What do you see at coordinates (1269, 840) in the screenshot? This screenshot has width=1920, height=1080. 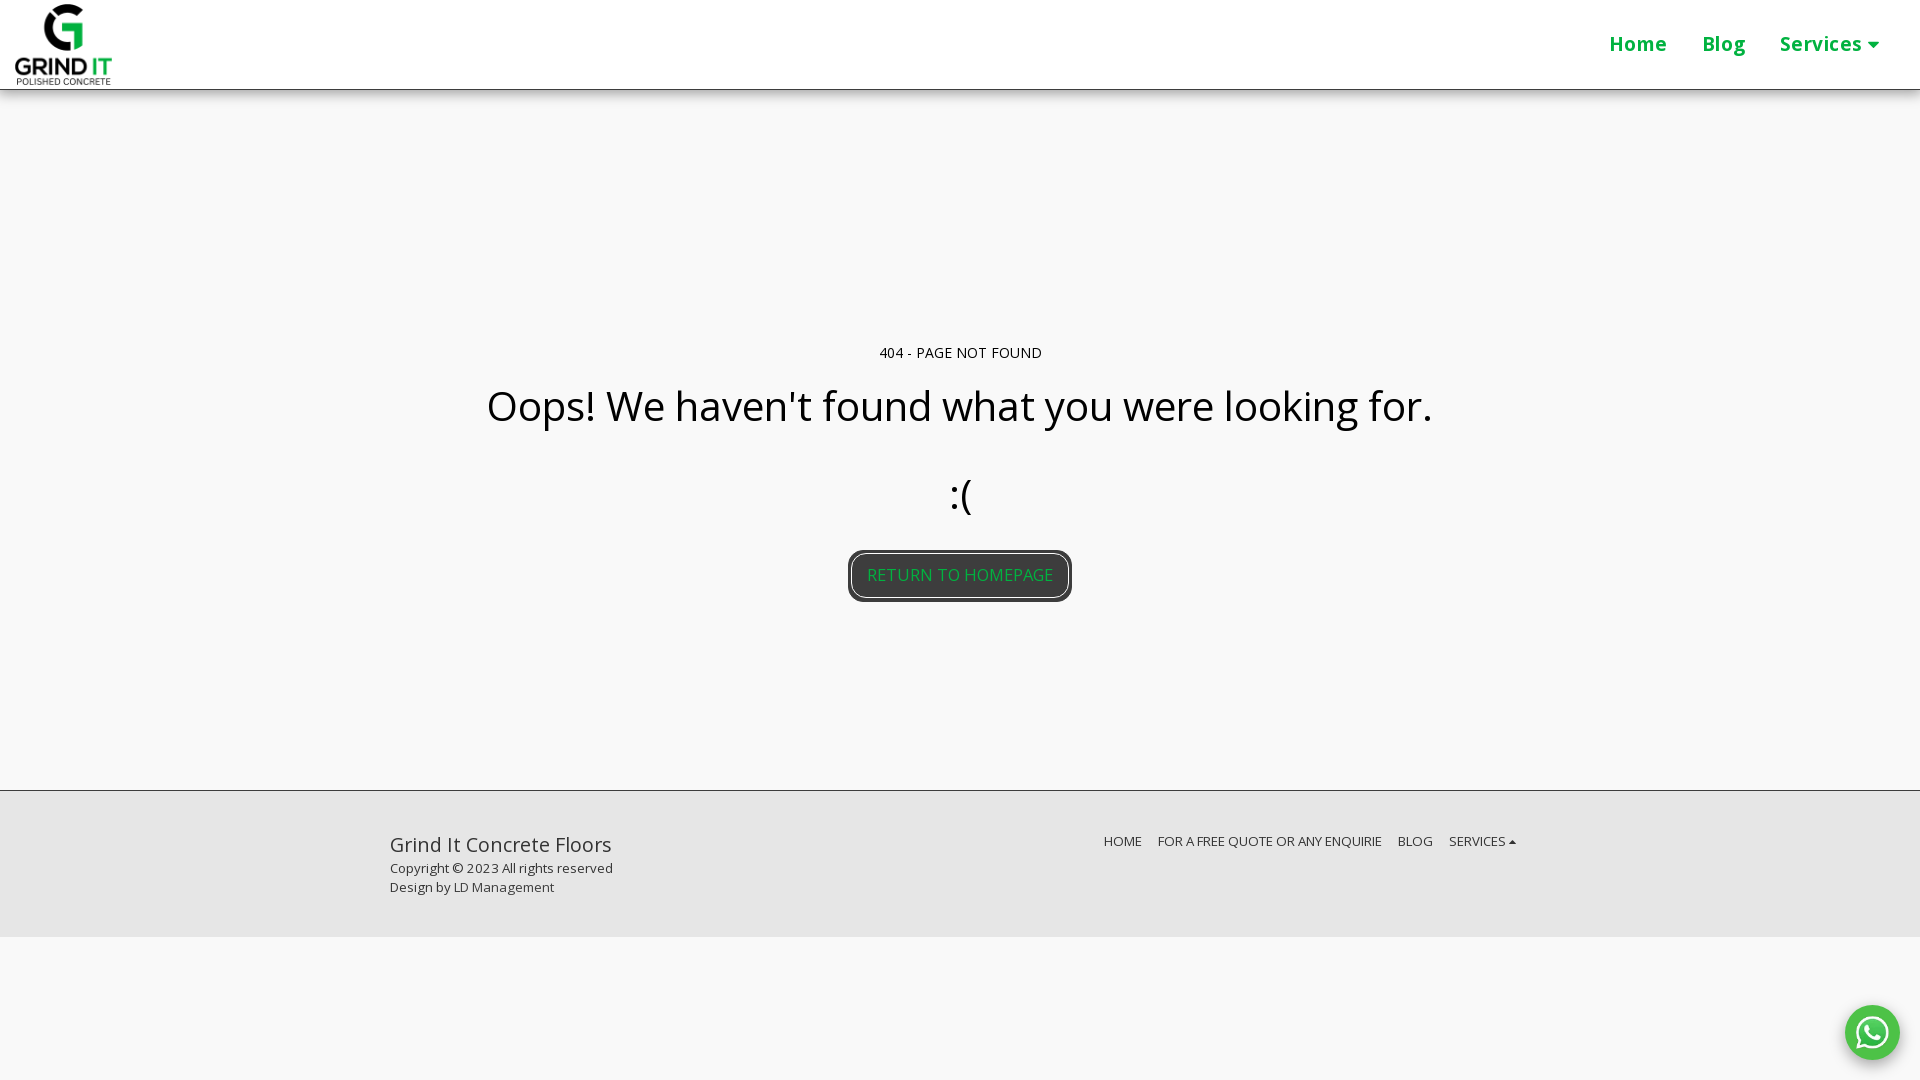 I see `'FOR A FREE QUOTE OR ANY ENQUIRIE'` at bounding box center [1269, 840].